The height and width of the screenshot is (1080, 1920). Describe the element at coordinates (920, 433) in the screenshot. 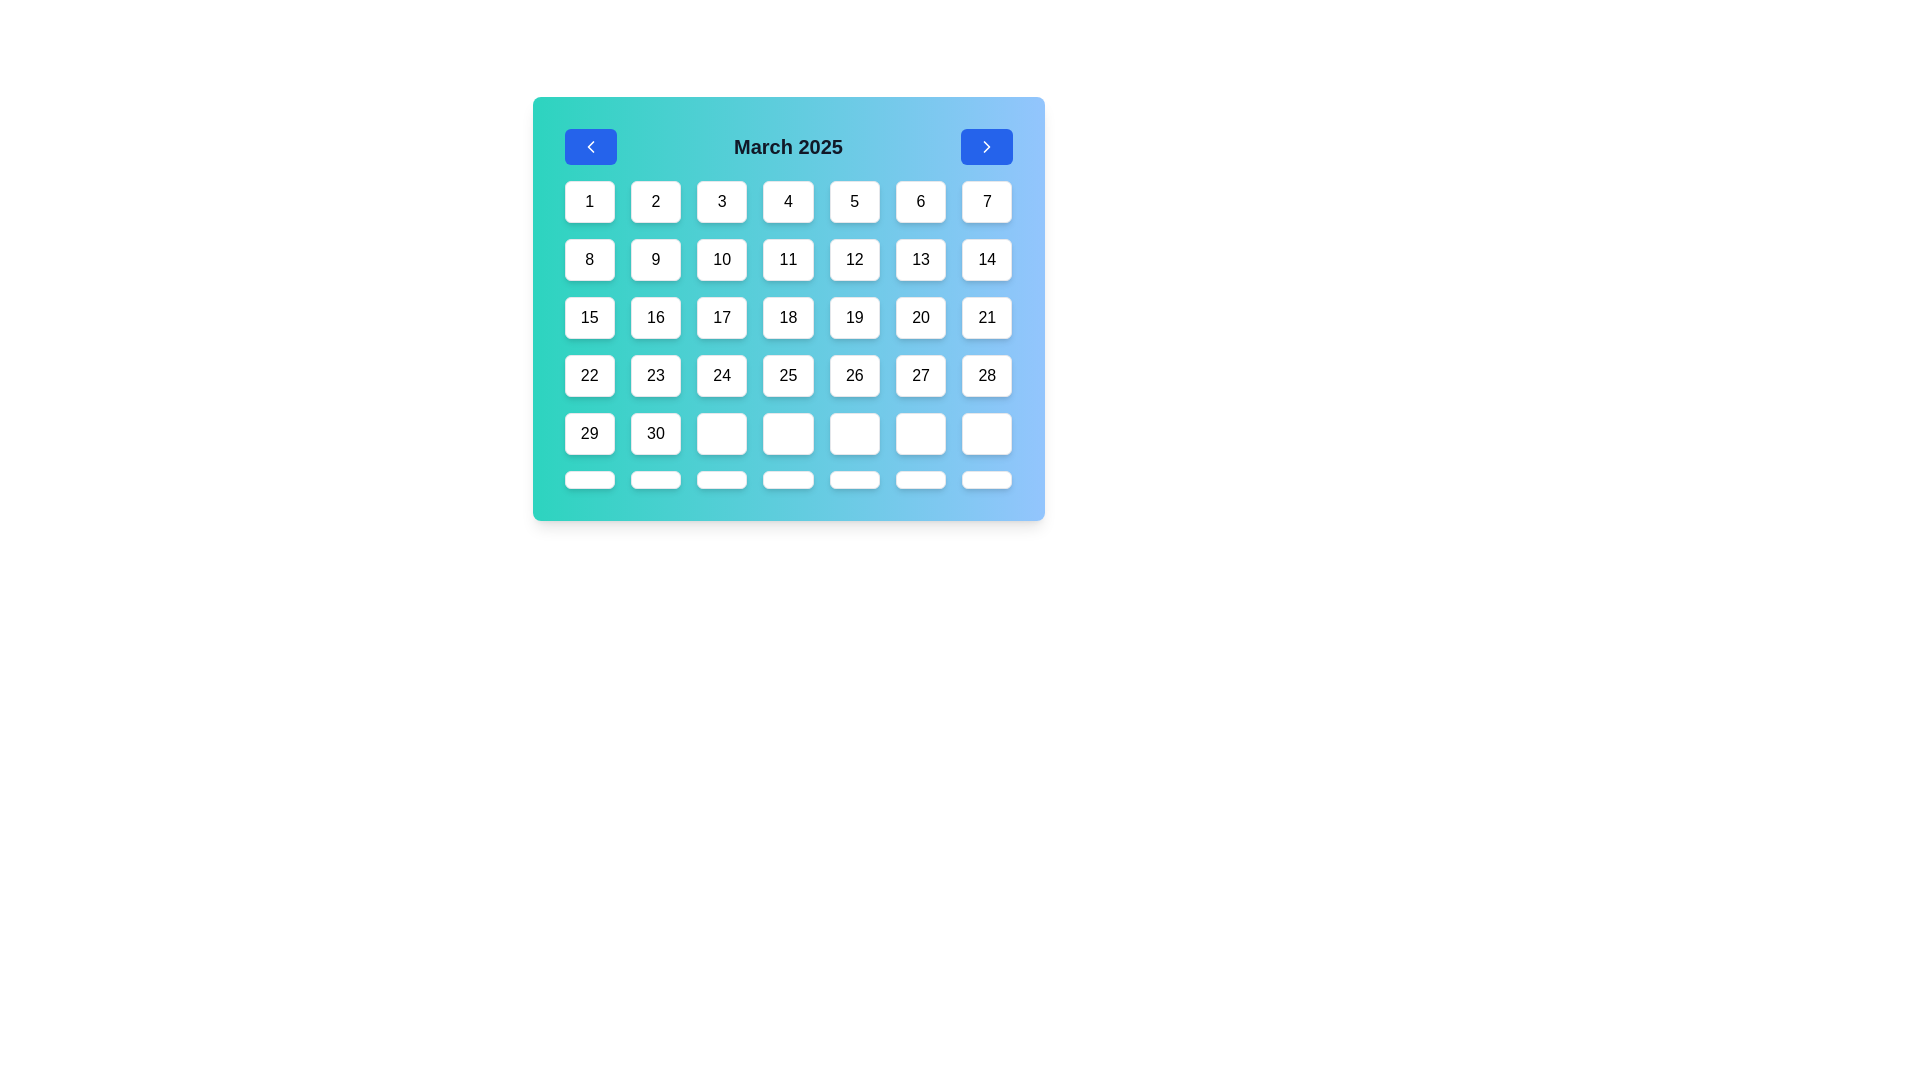

I see `the empty grid cell in the seventh column of the last visible row in the grid titled 'March 2025'` at that location.